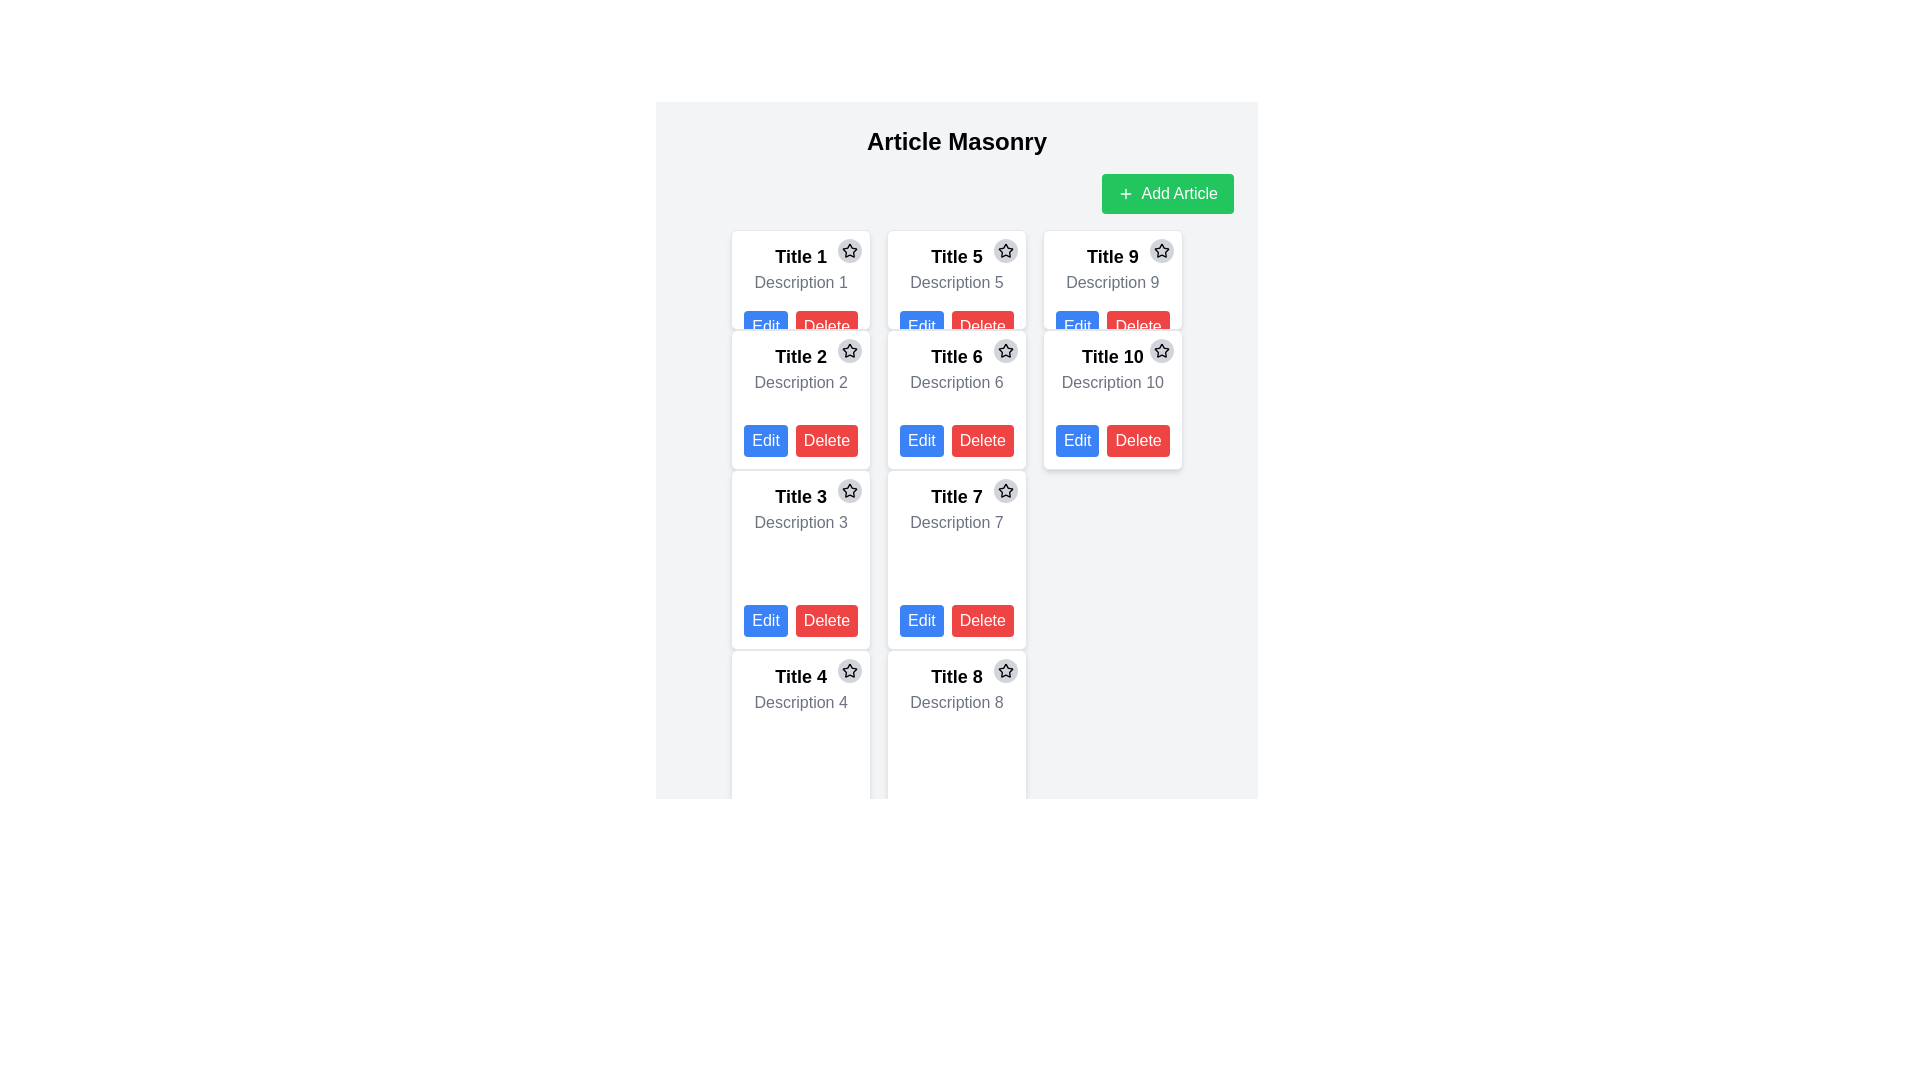 This screenshot has height=1080, width=1920. What do you see at coordinates (1138, 326) in the screenshot?
I see `the delete button located immediately to the right of the 'Edit' button in the 'Title 9' card of the 'Article Masonry' section` at bounding box center [1138, 326].